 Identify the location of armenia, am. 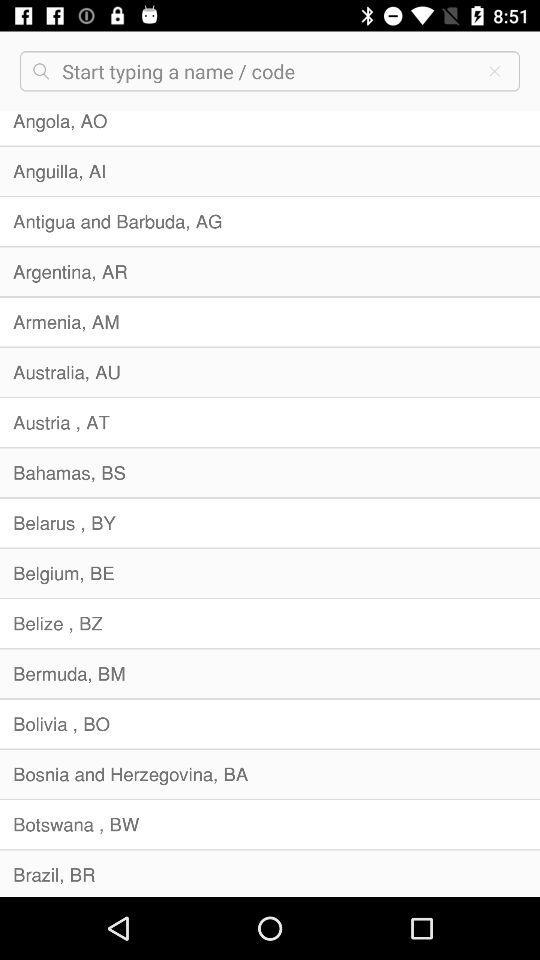
(270, 322).